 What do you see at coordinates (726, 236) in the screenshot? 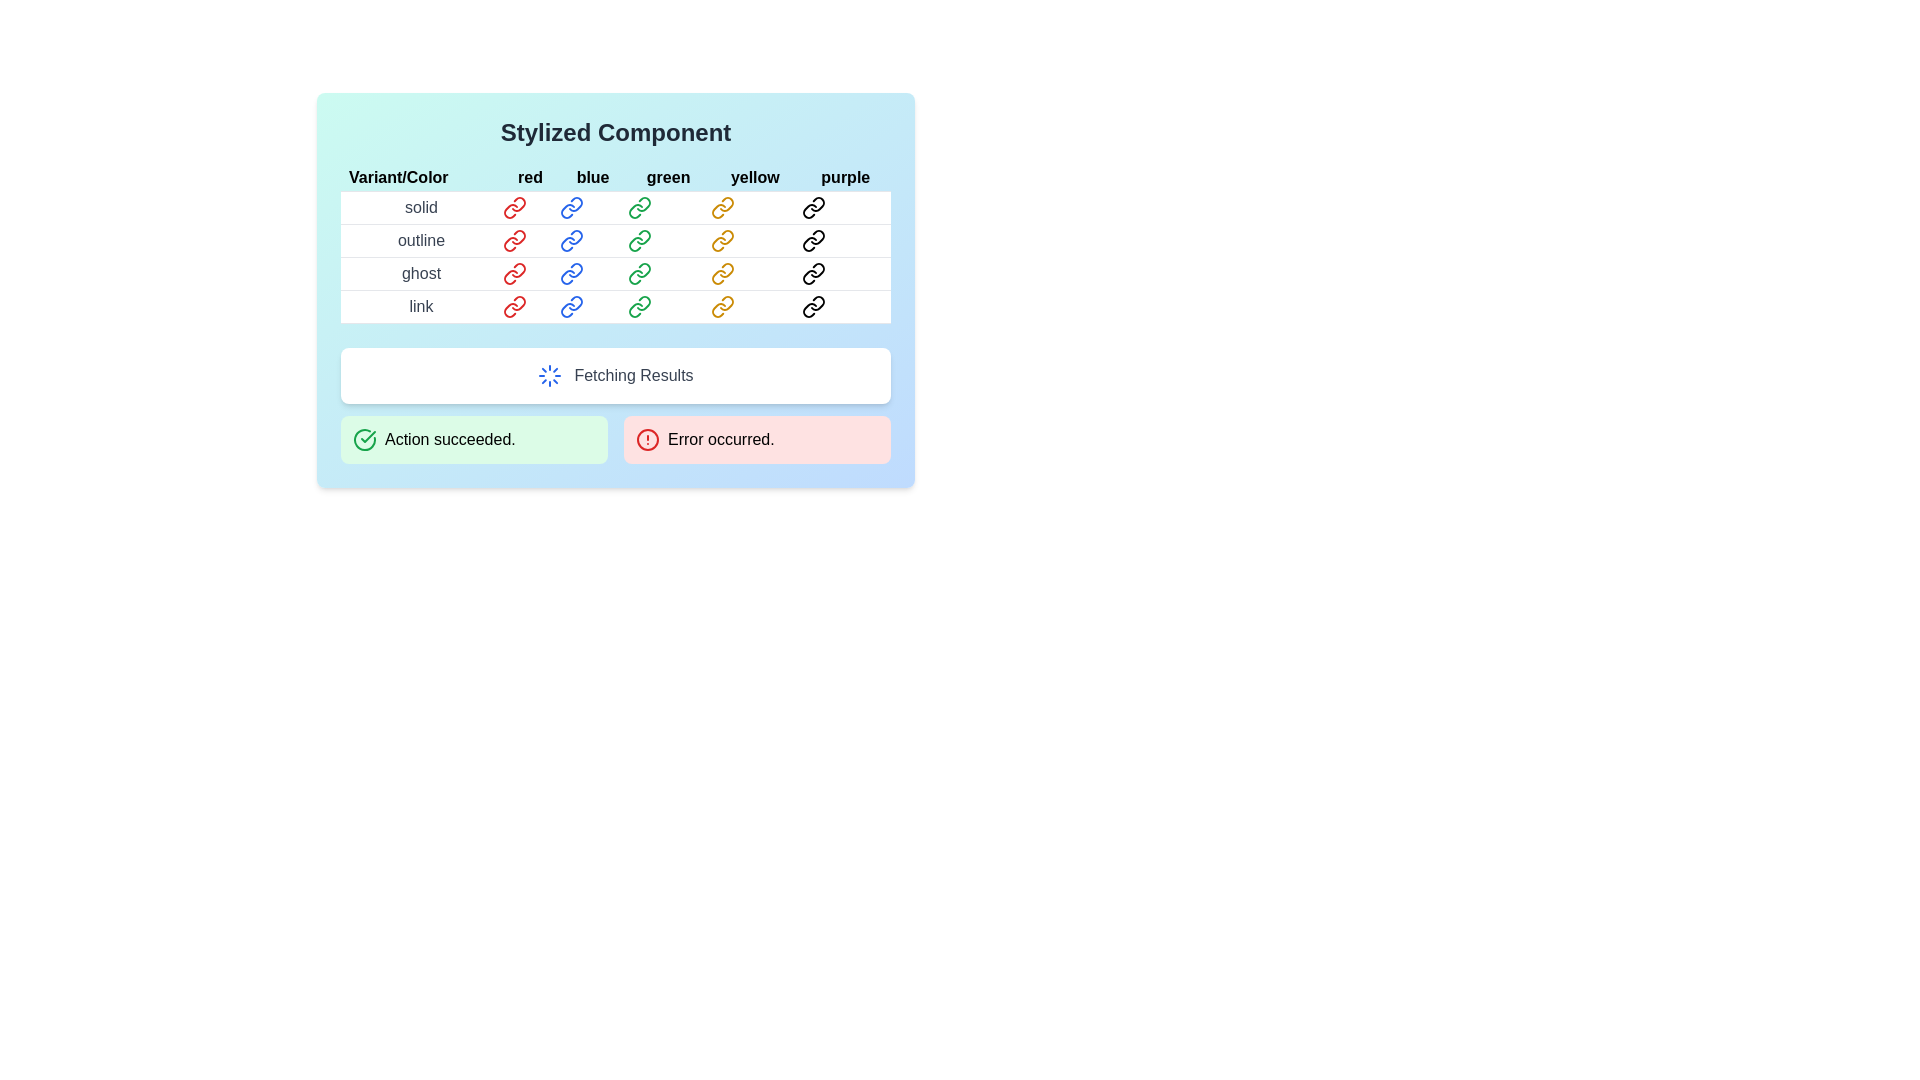
I see `the yellow chain link icon, which is a minimalistic outline symbol located in the table cell at the intersection of the 'outline' row and 'yellow' column` at bounding box center [726, 236].